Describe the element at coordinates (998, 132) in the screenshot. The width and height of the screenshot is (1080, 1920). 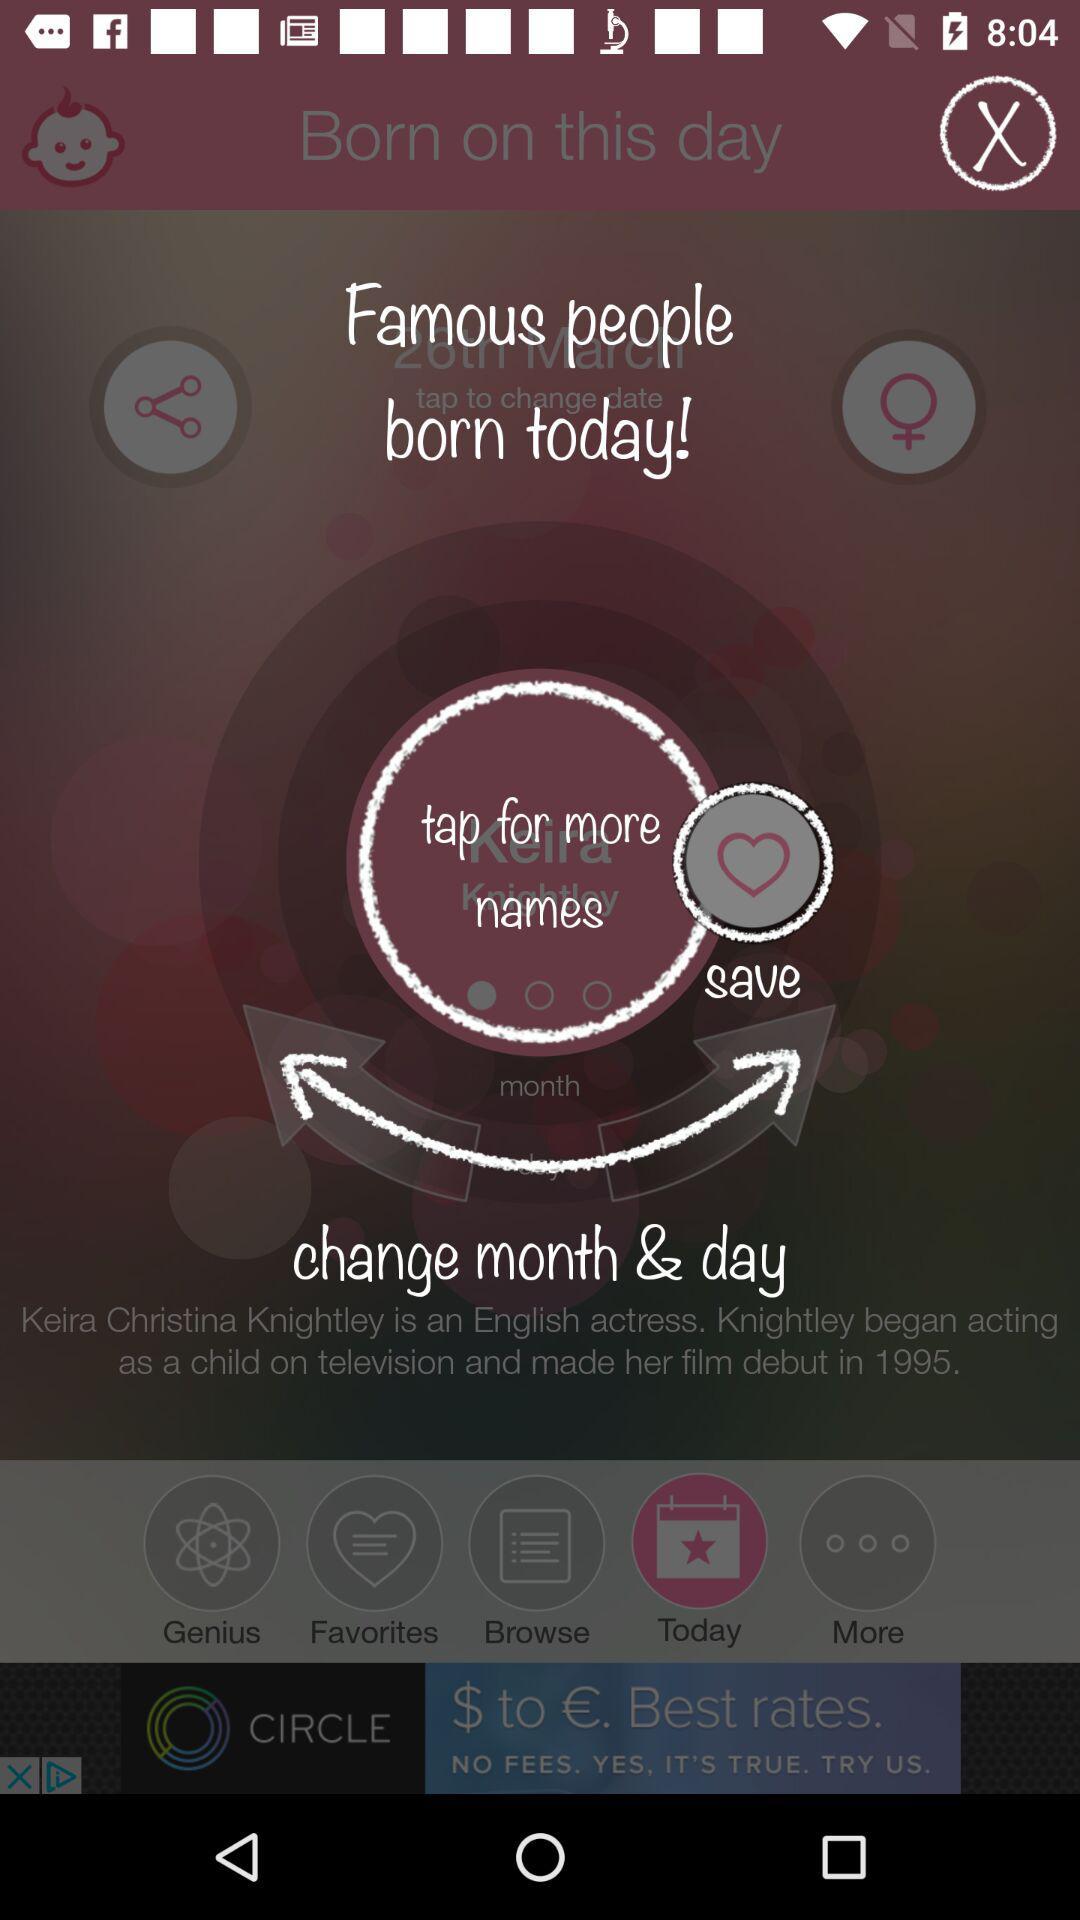
I see `the page` at that location.